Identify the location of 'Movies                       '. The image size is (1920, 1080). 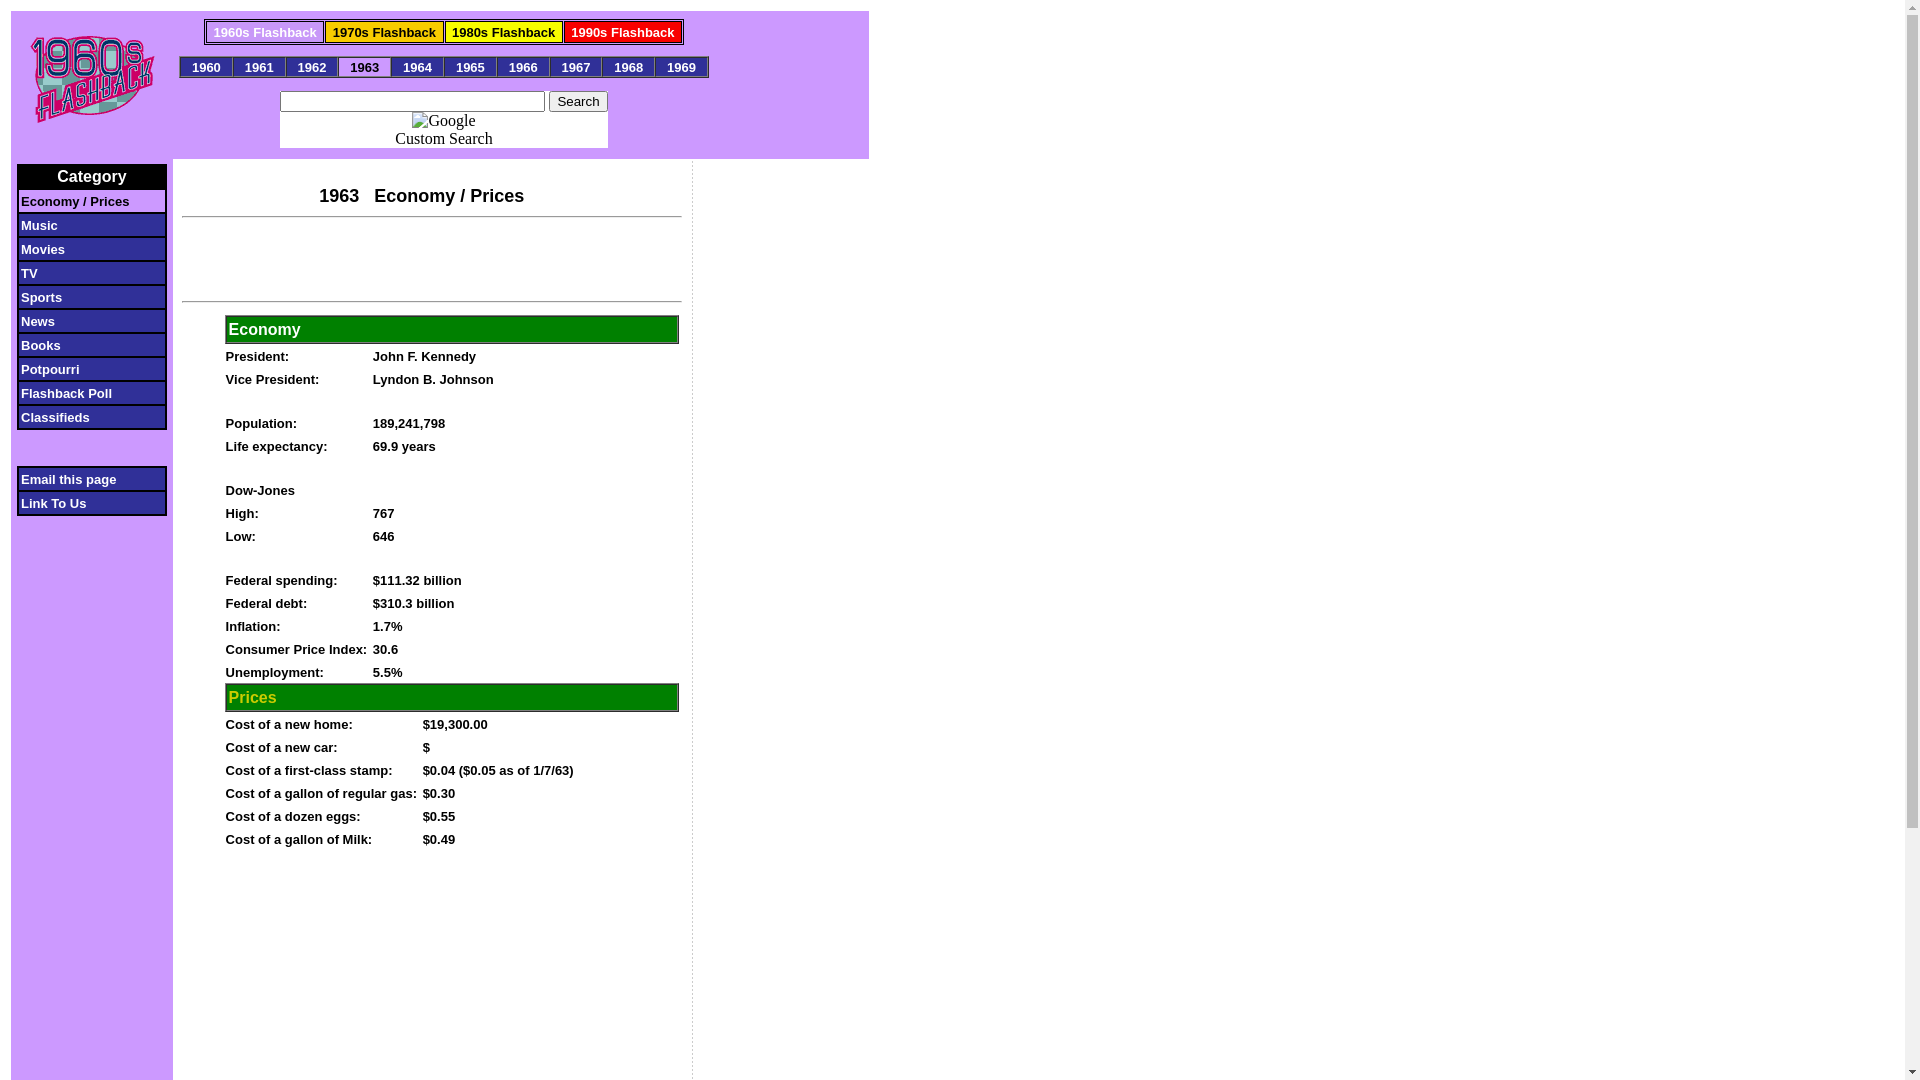
(83, 247).